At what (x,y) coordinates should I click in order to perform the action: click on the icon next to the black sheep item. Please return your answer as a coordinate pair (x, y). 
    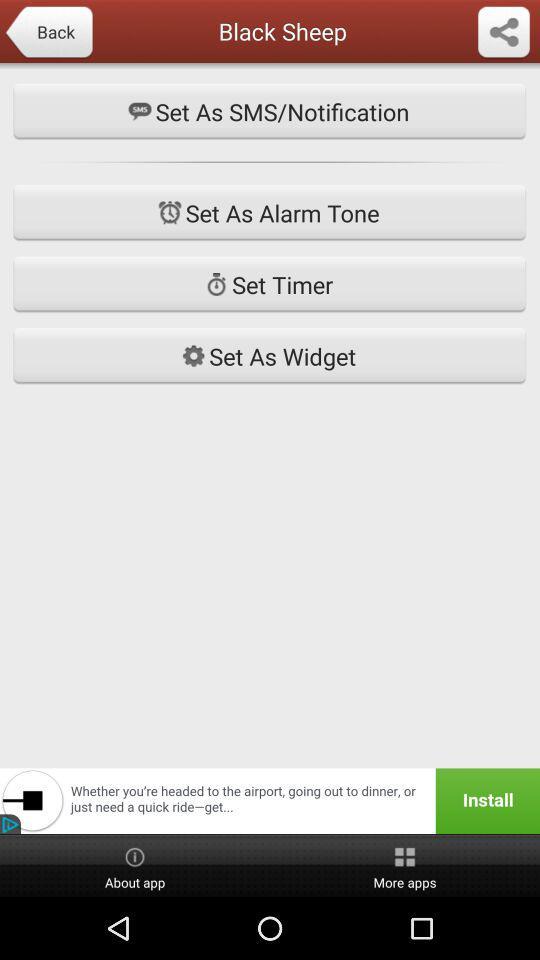
    Looking at the image, I should click on (48, 32).